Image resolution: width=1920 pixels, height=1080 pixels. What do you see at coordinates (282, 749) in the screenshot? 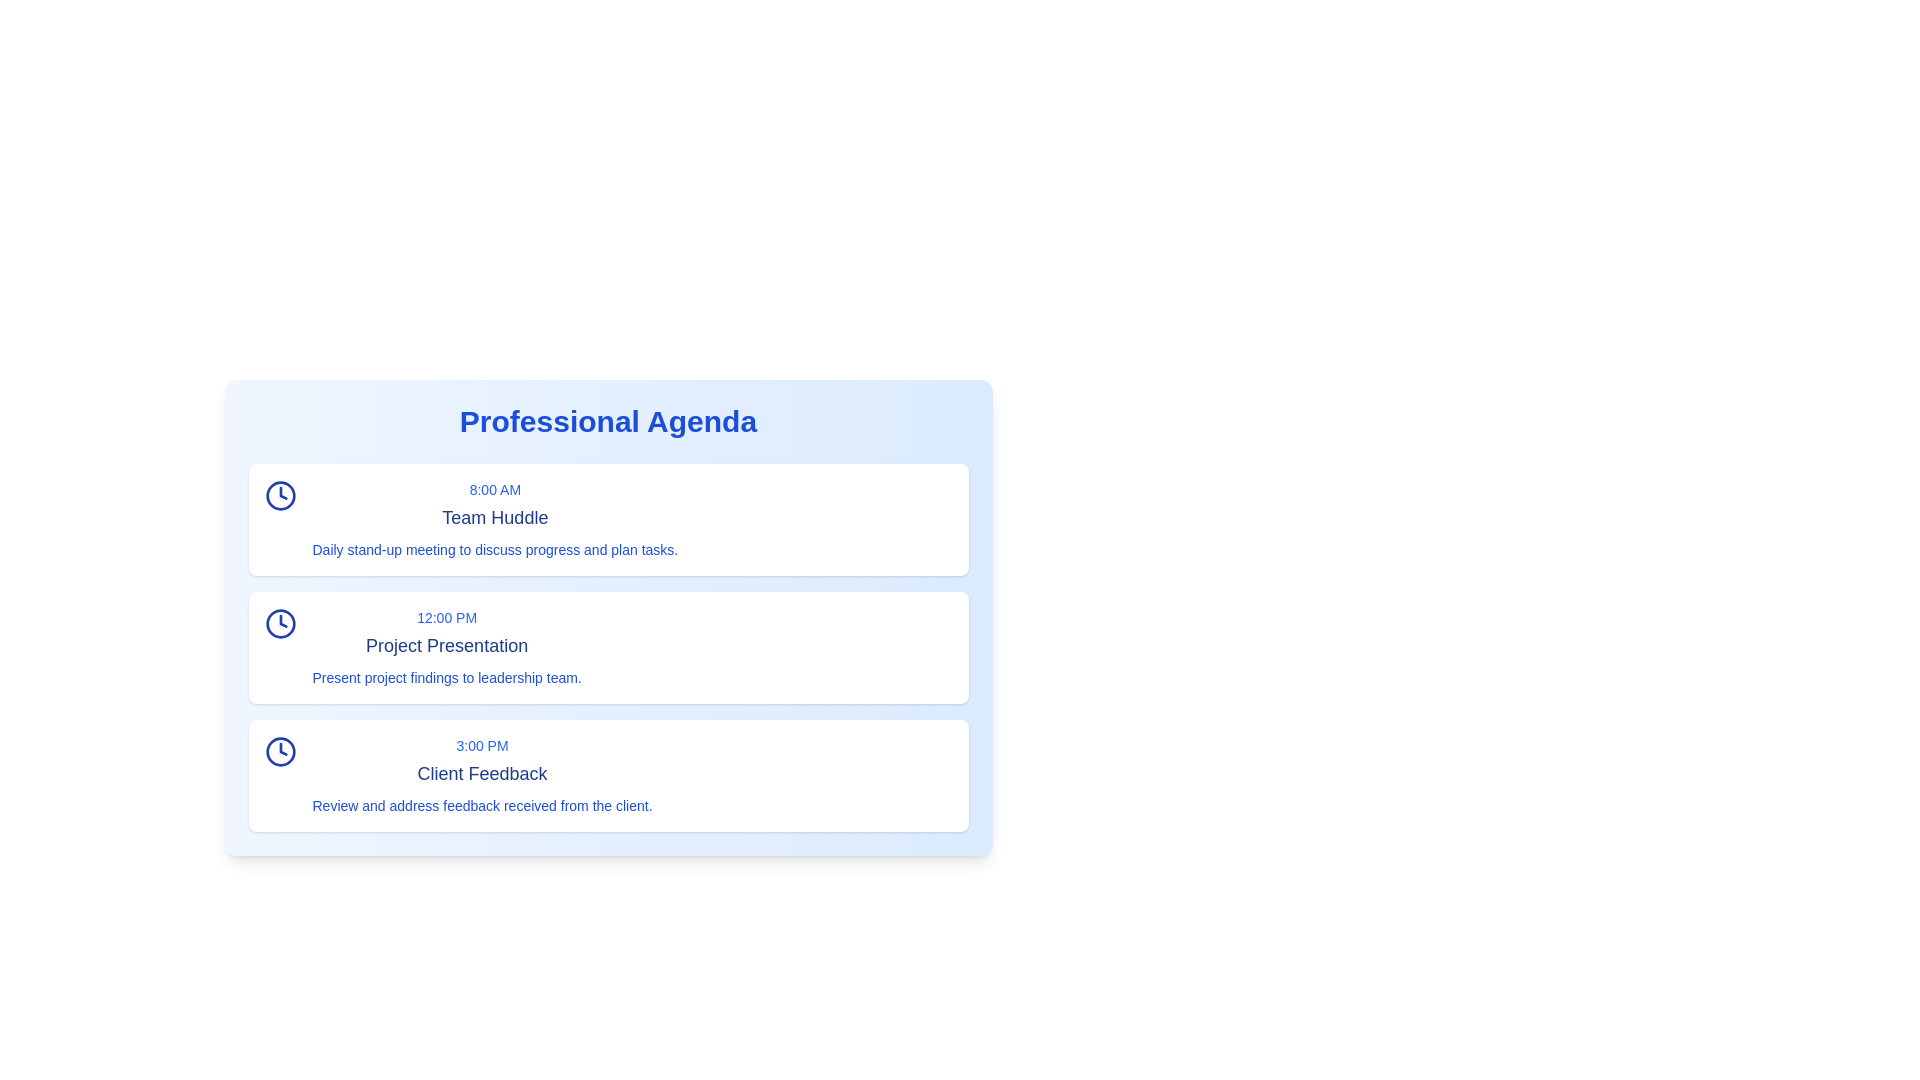
I see `the lower hand of the clock icon within the agenda item '3:00 PM Client Feedback'` at bounding box center [282, 749].